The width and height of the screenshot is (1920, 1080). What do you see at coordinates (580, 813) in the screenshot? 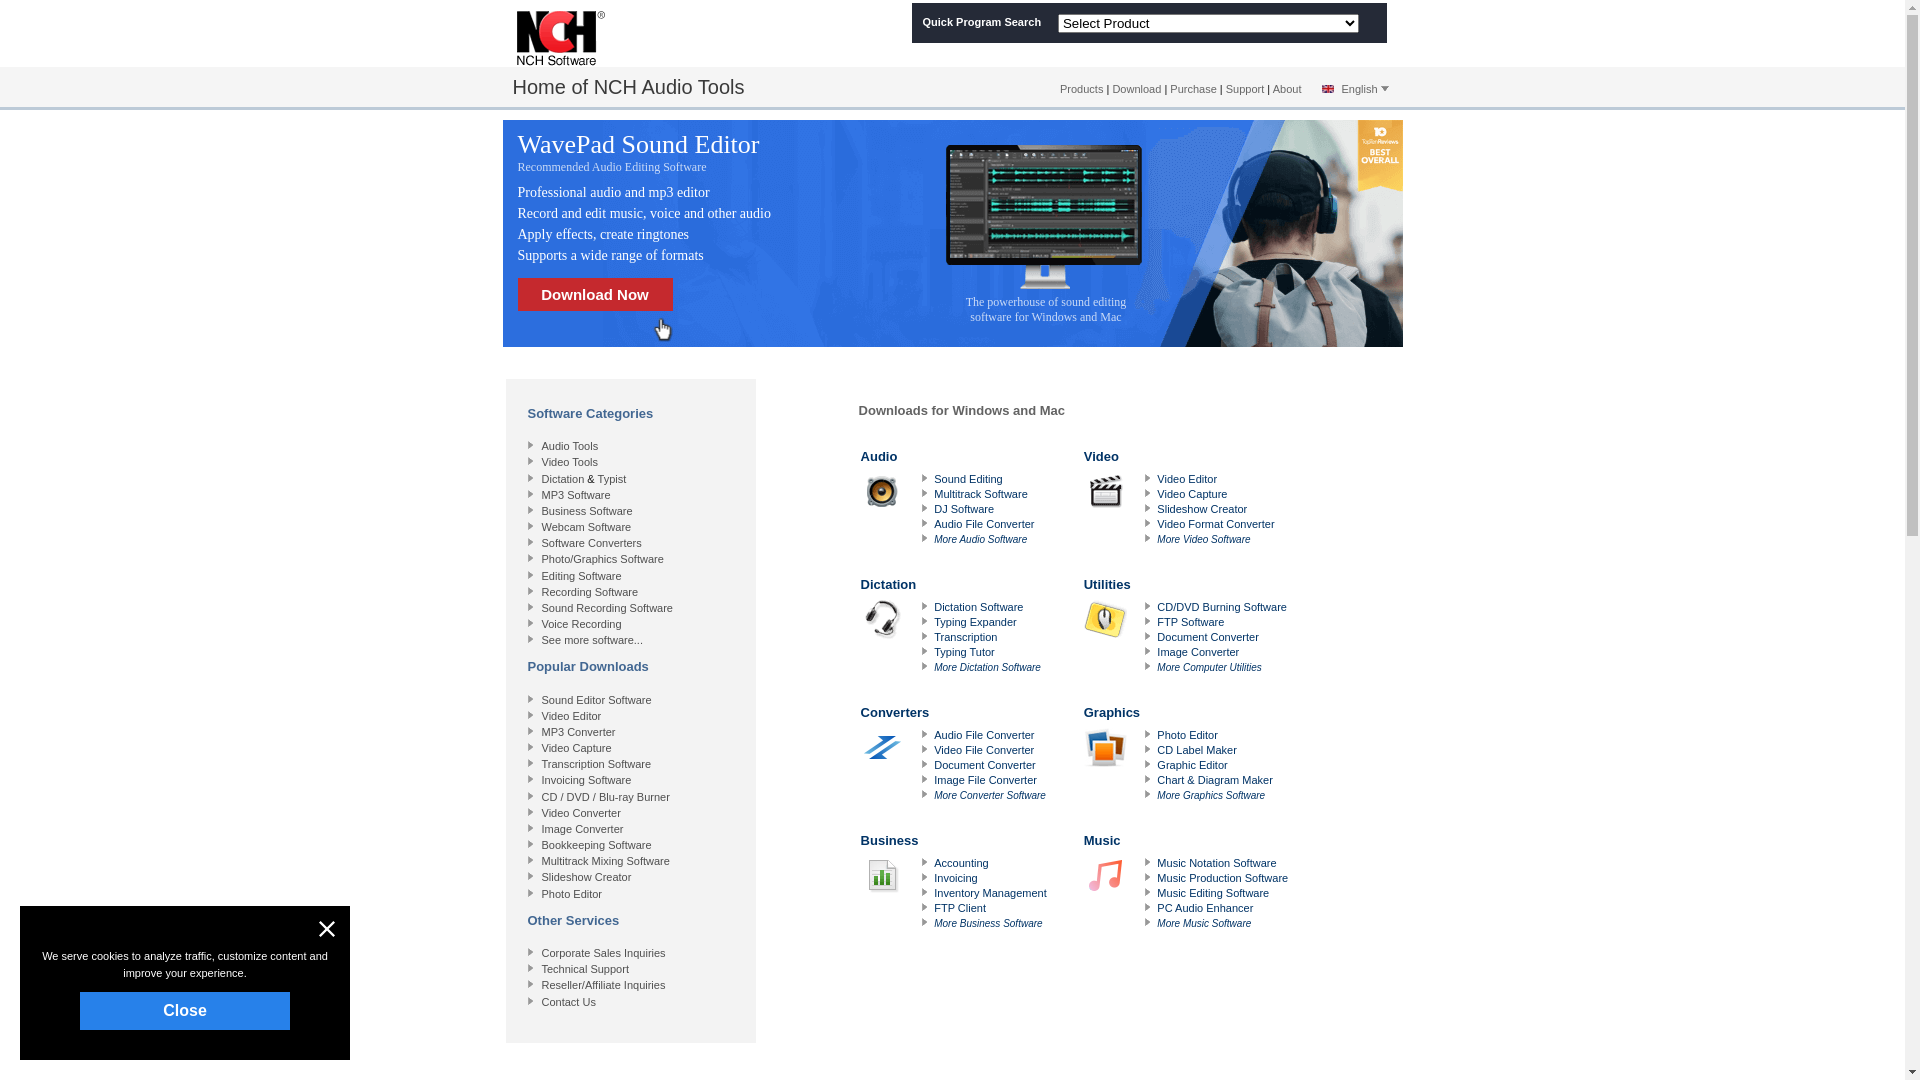
I see `'Video Converter'` at bounding box center [580, 813].